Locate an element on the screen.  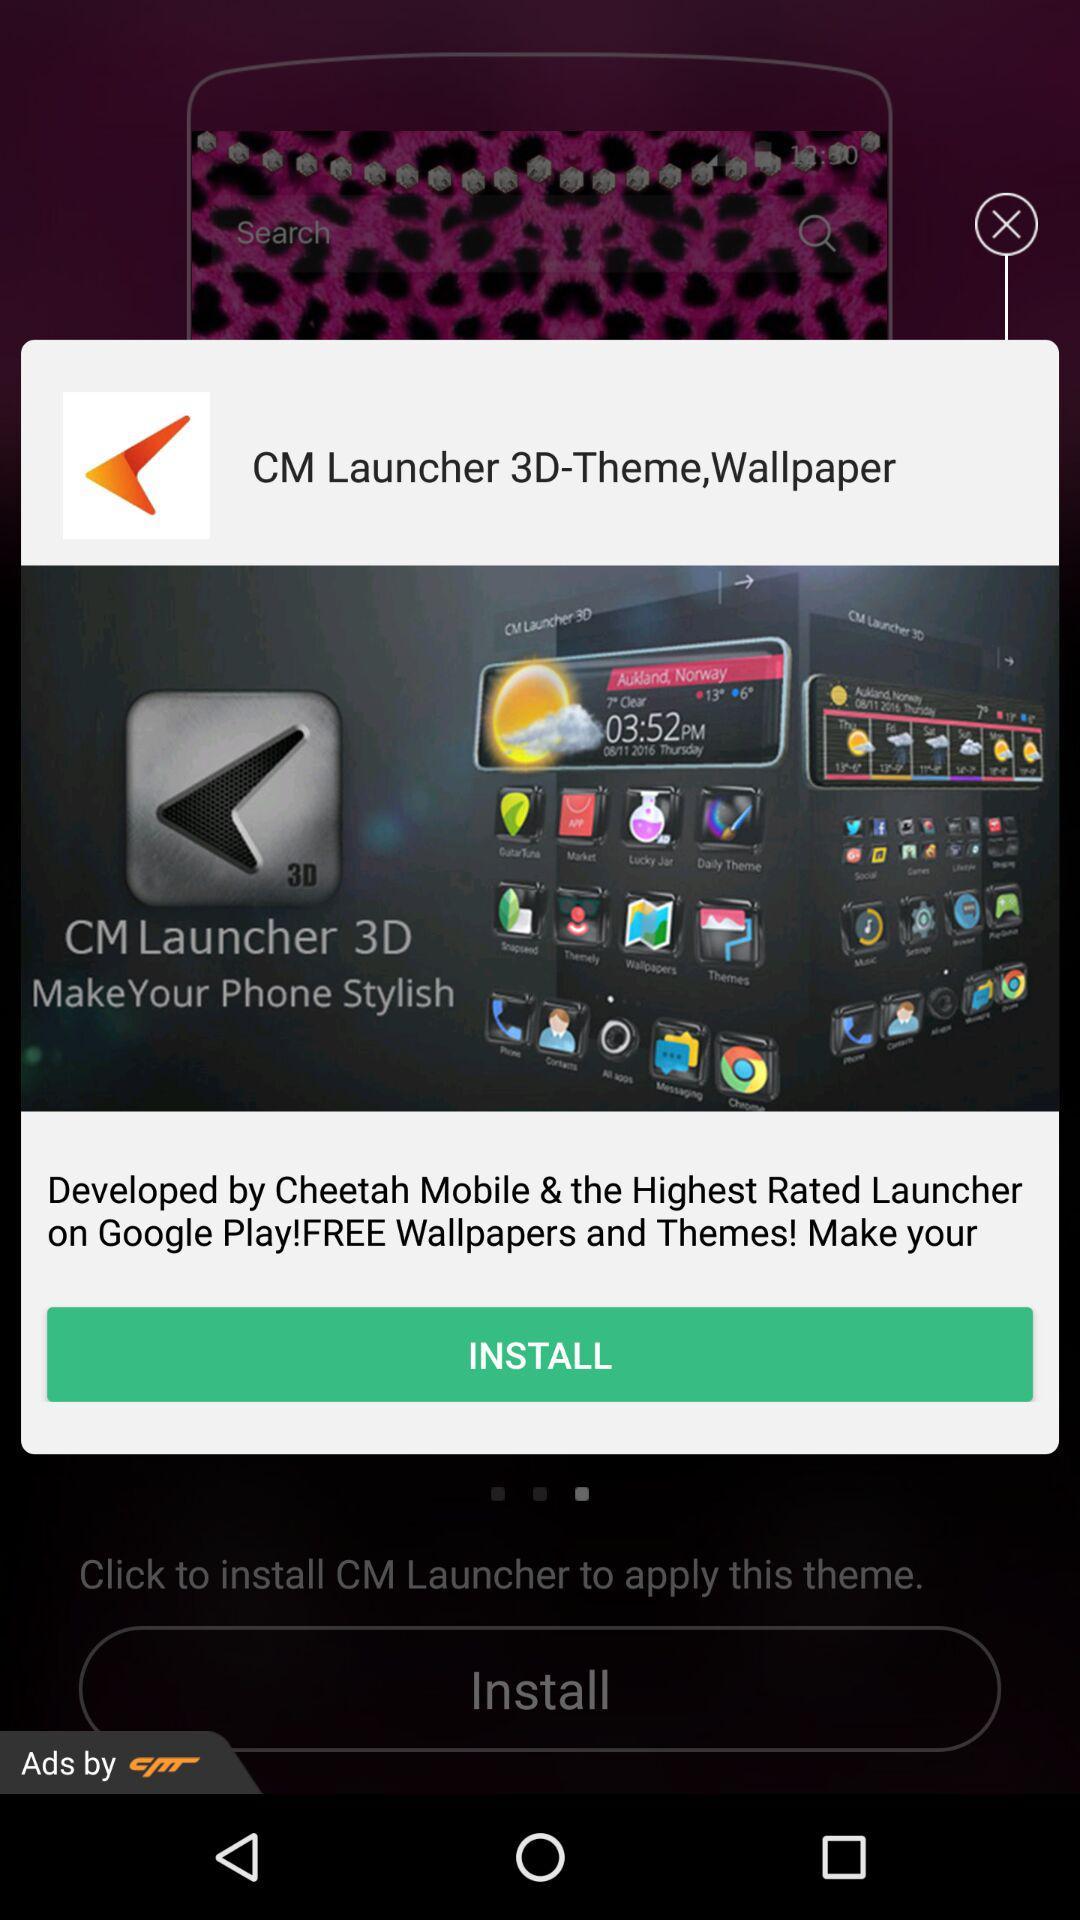
advertisement is located at coordinates (1006, 224).